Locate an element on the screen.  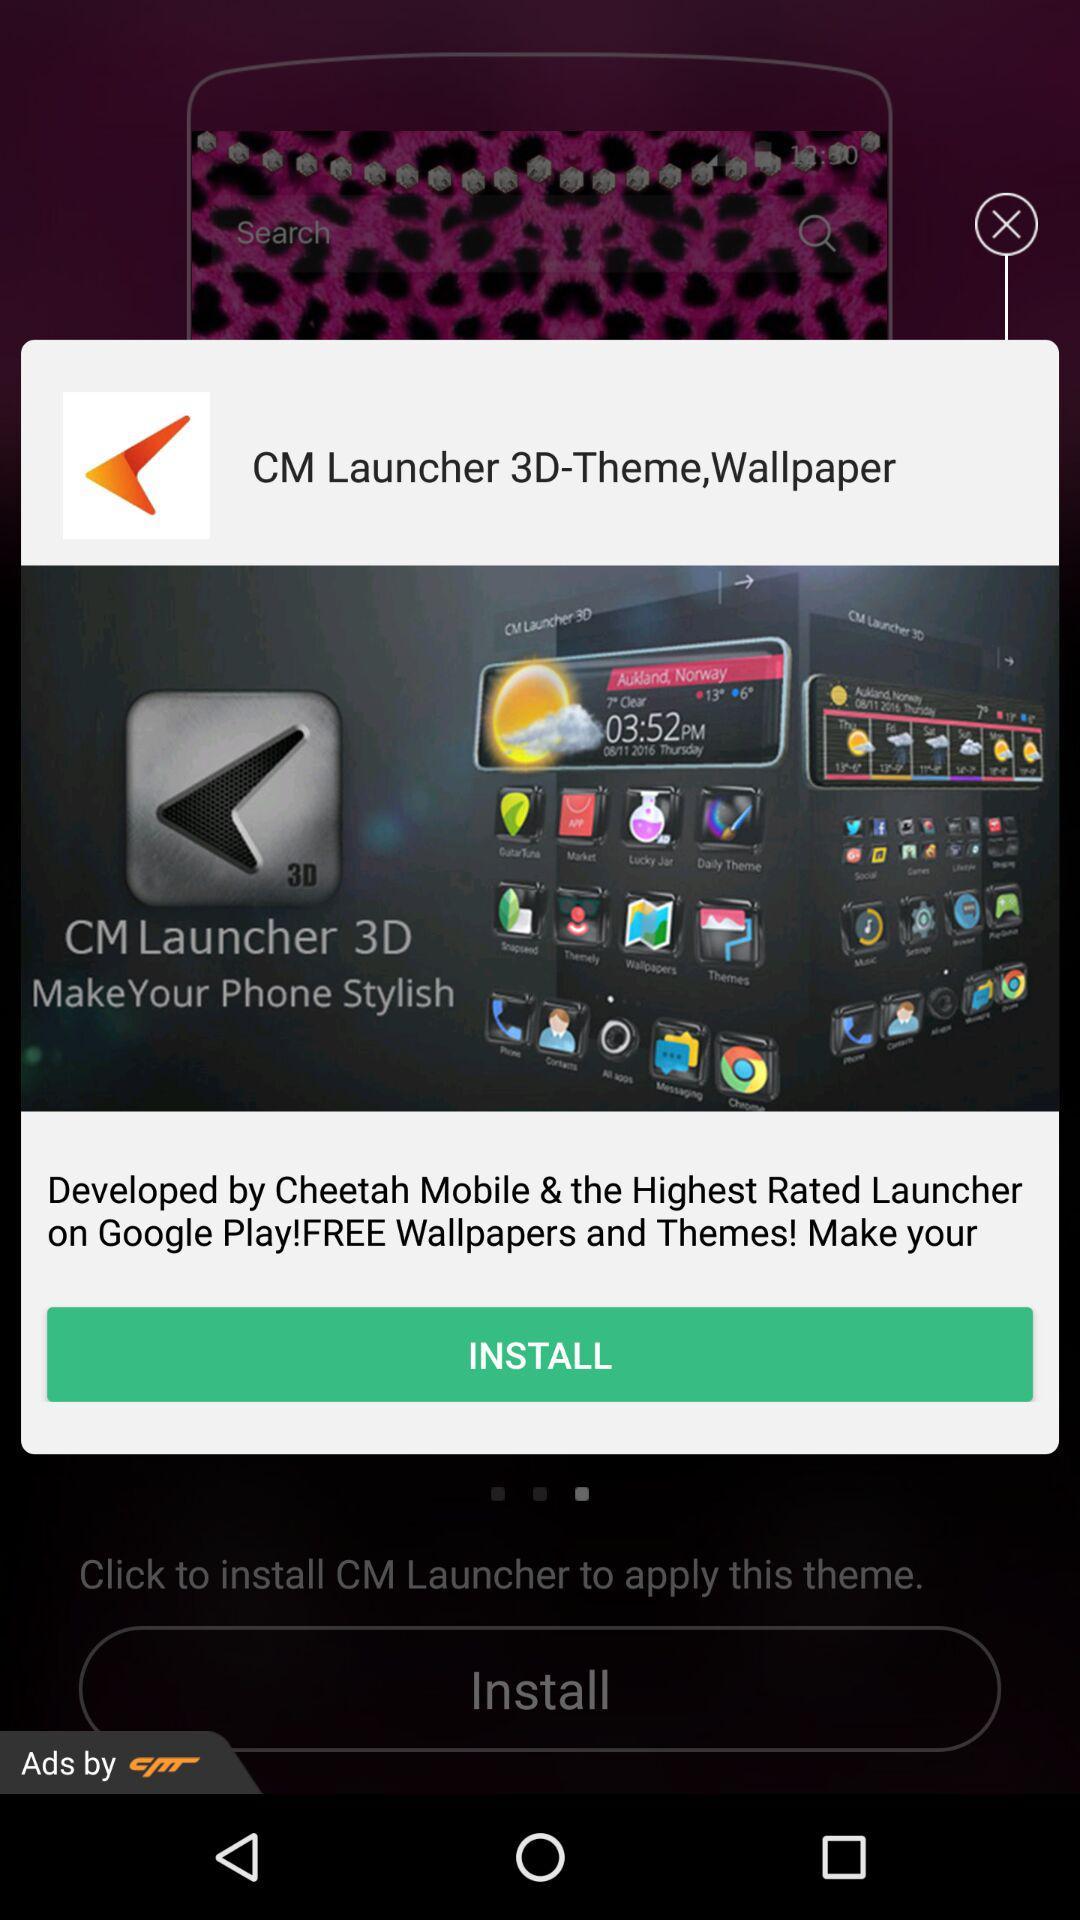
advertisement is located at coordinates (1006, 224).